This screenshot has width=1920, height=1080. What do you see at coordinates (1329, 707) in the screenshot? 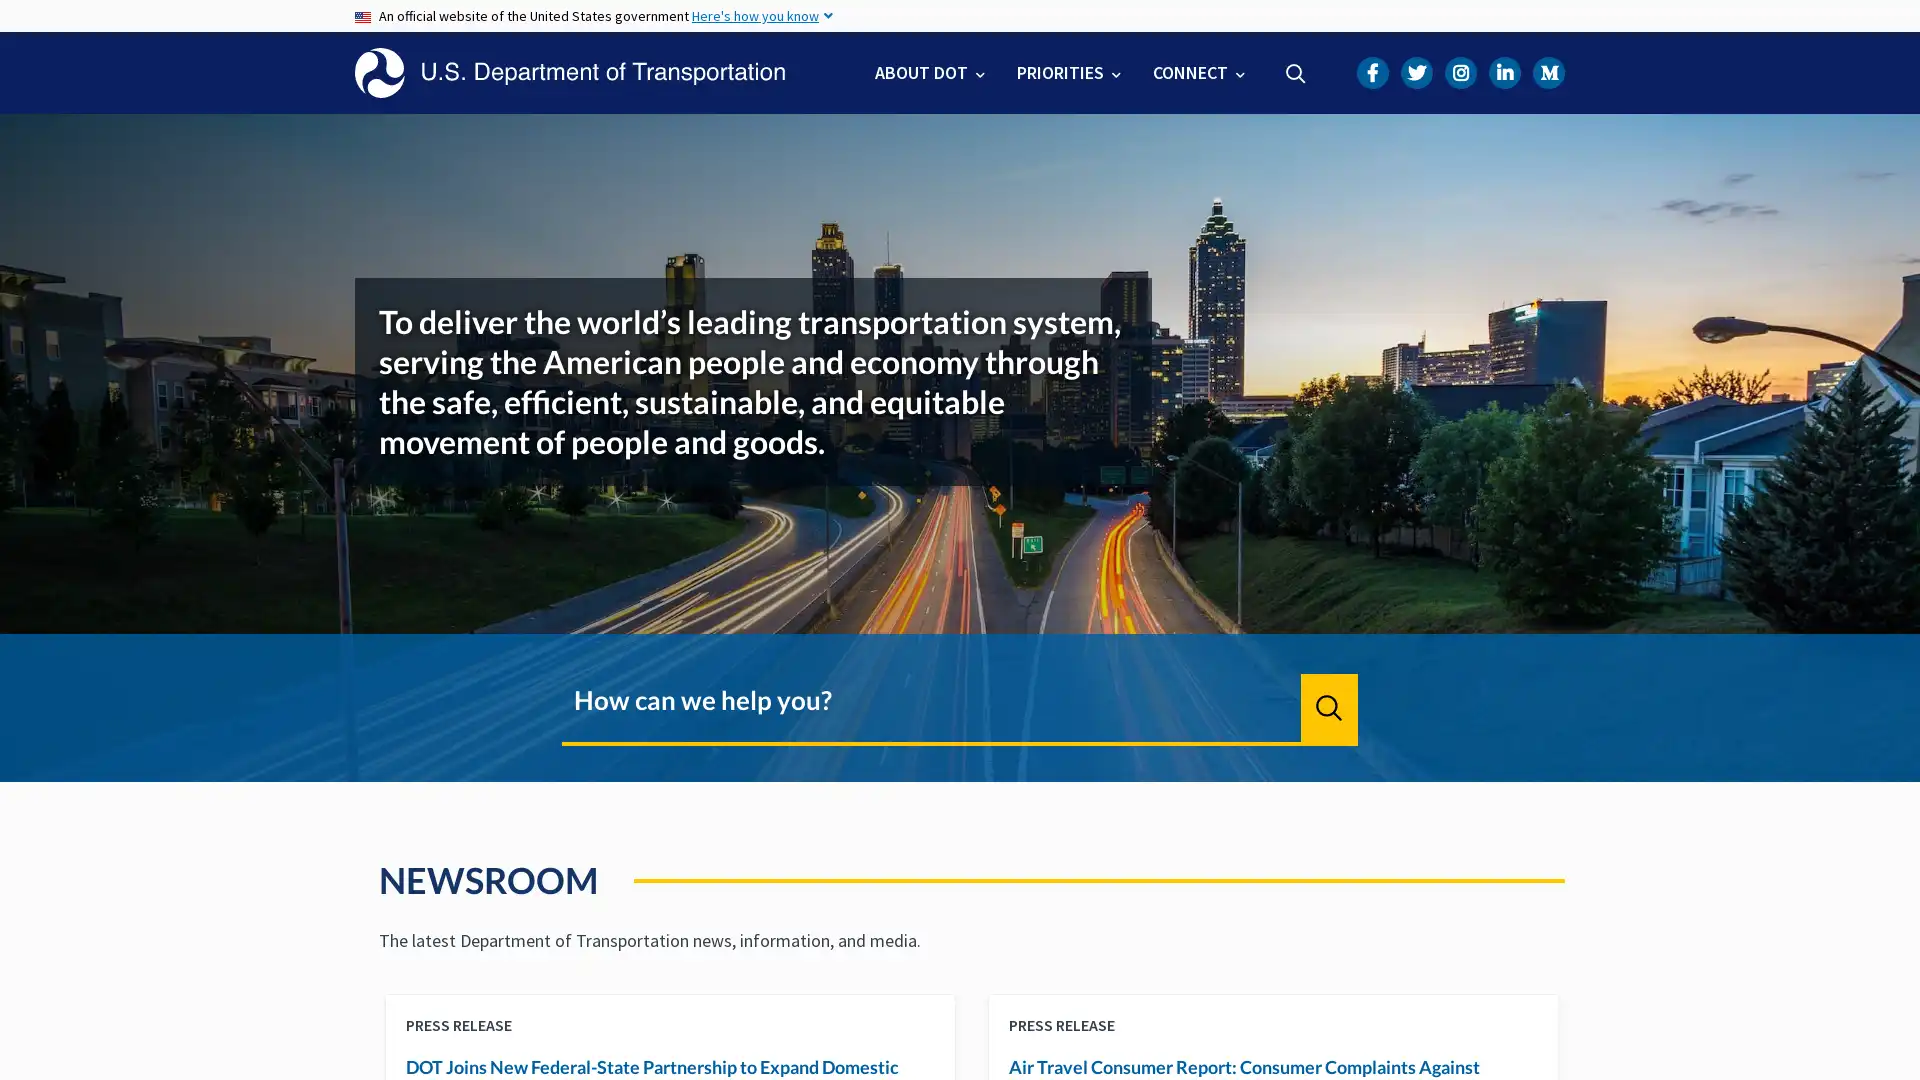
I see `Search` at bounding box center [1329, 707].